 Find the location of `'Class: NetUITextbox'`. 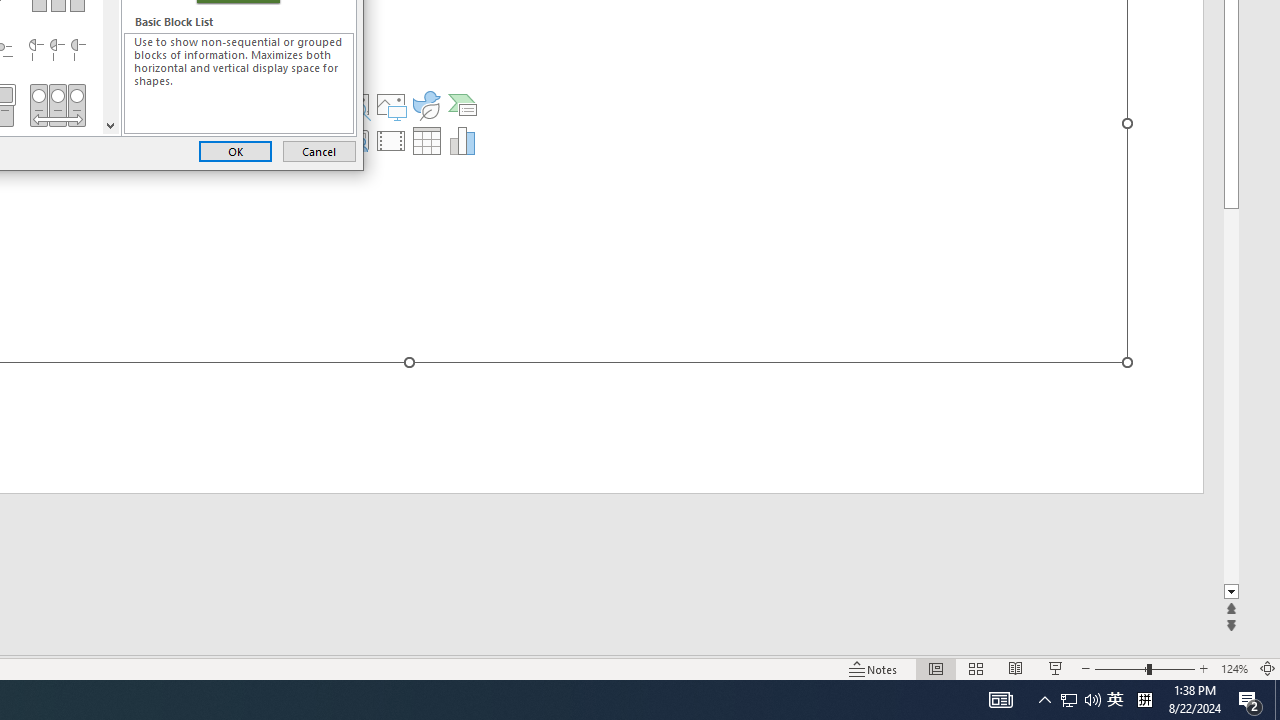

'Class: NetUITextbox' is located at coordinates (239, 82).